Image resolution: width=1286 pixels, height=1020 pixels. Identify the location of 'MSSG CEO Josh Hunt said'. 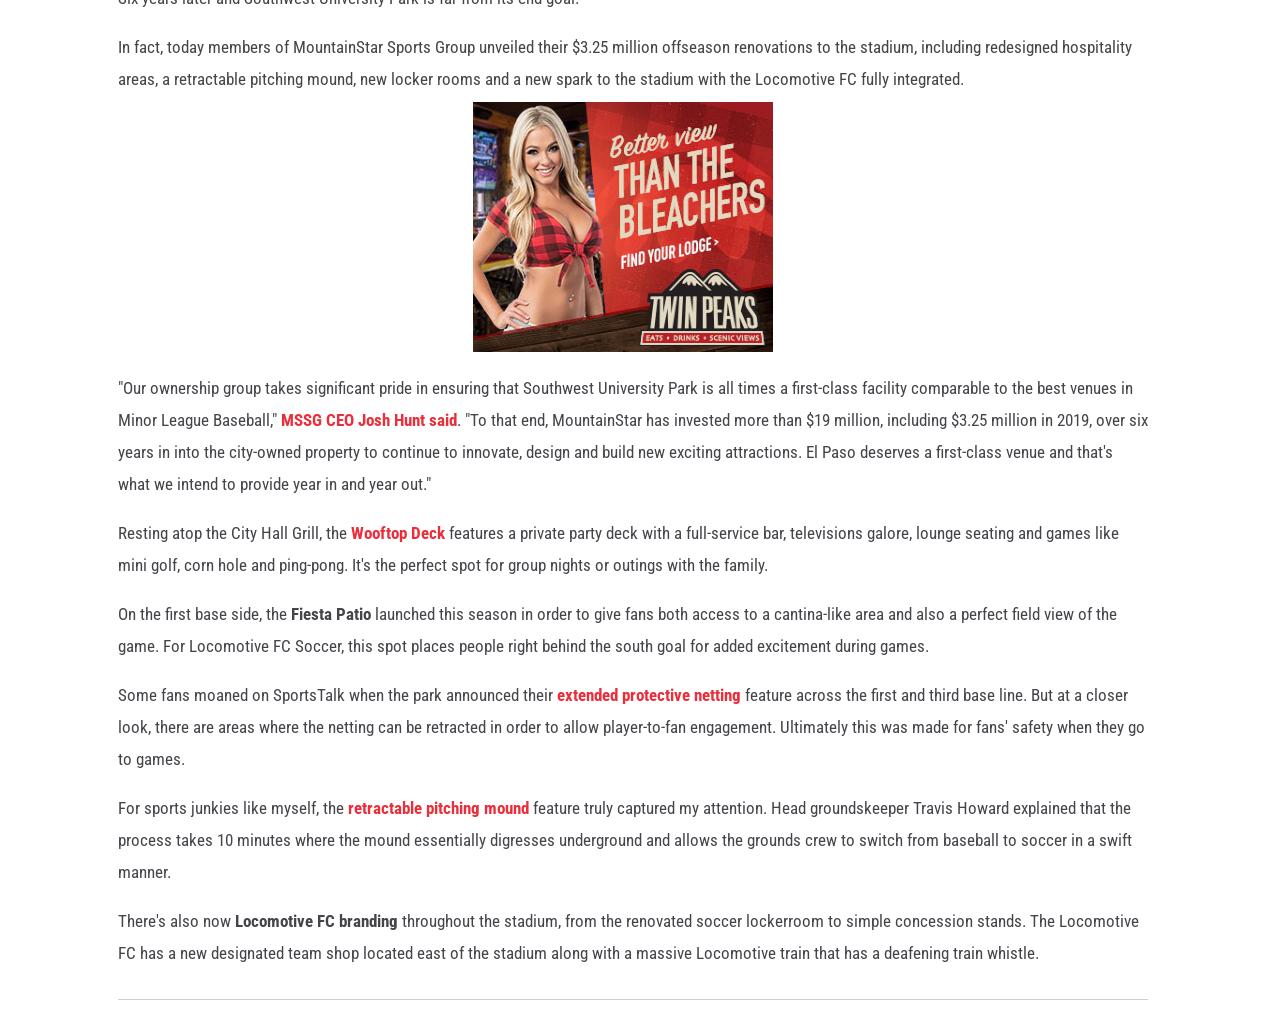
(367, 428).